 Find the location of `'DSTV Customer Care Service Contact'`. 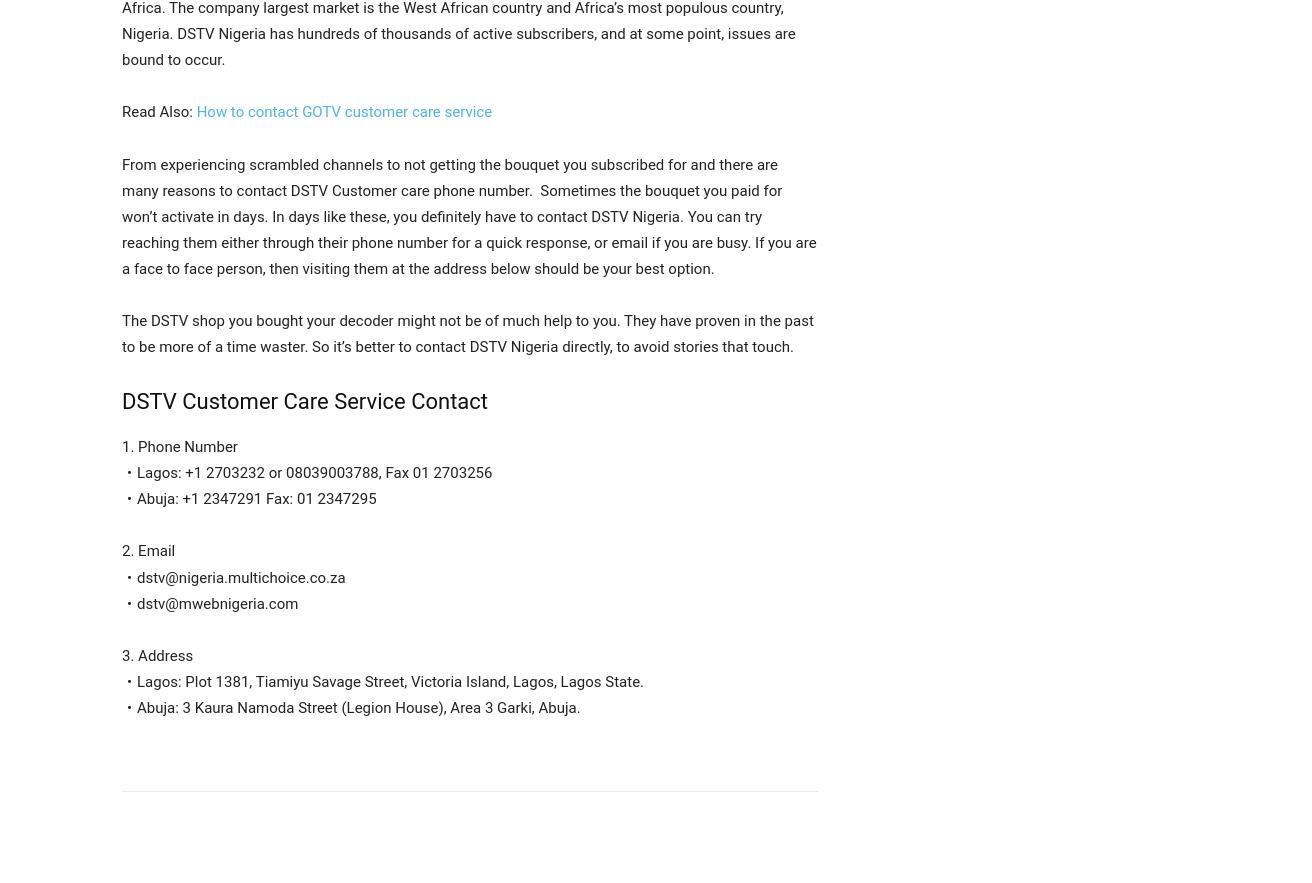

'DSTV Customer Care Service Contact' is located at coordinates (304, 400).